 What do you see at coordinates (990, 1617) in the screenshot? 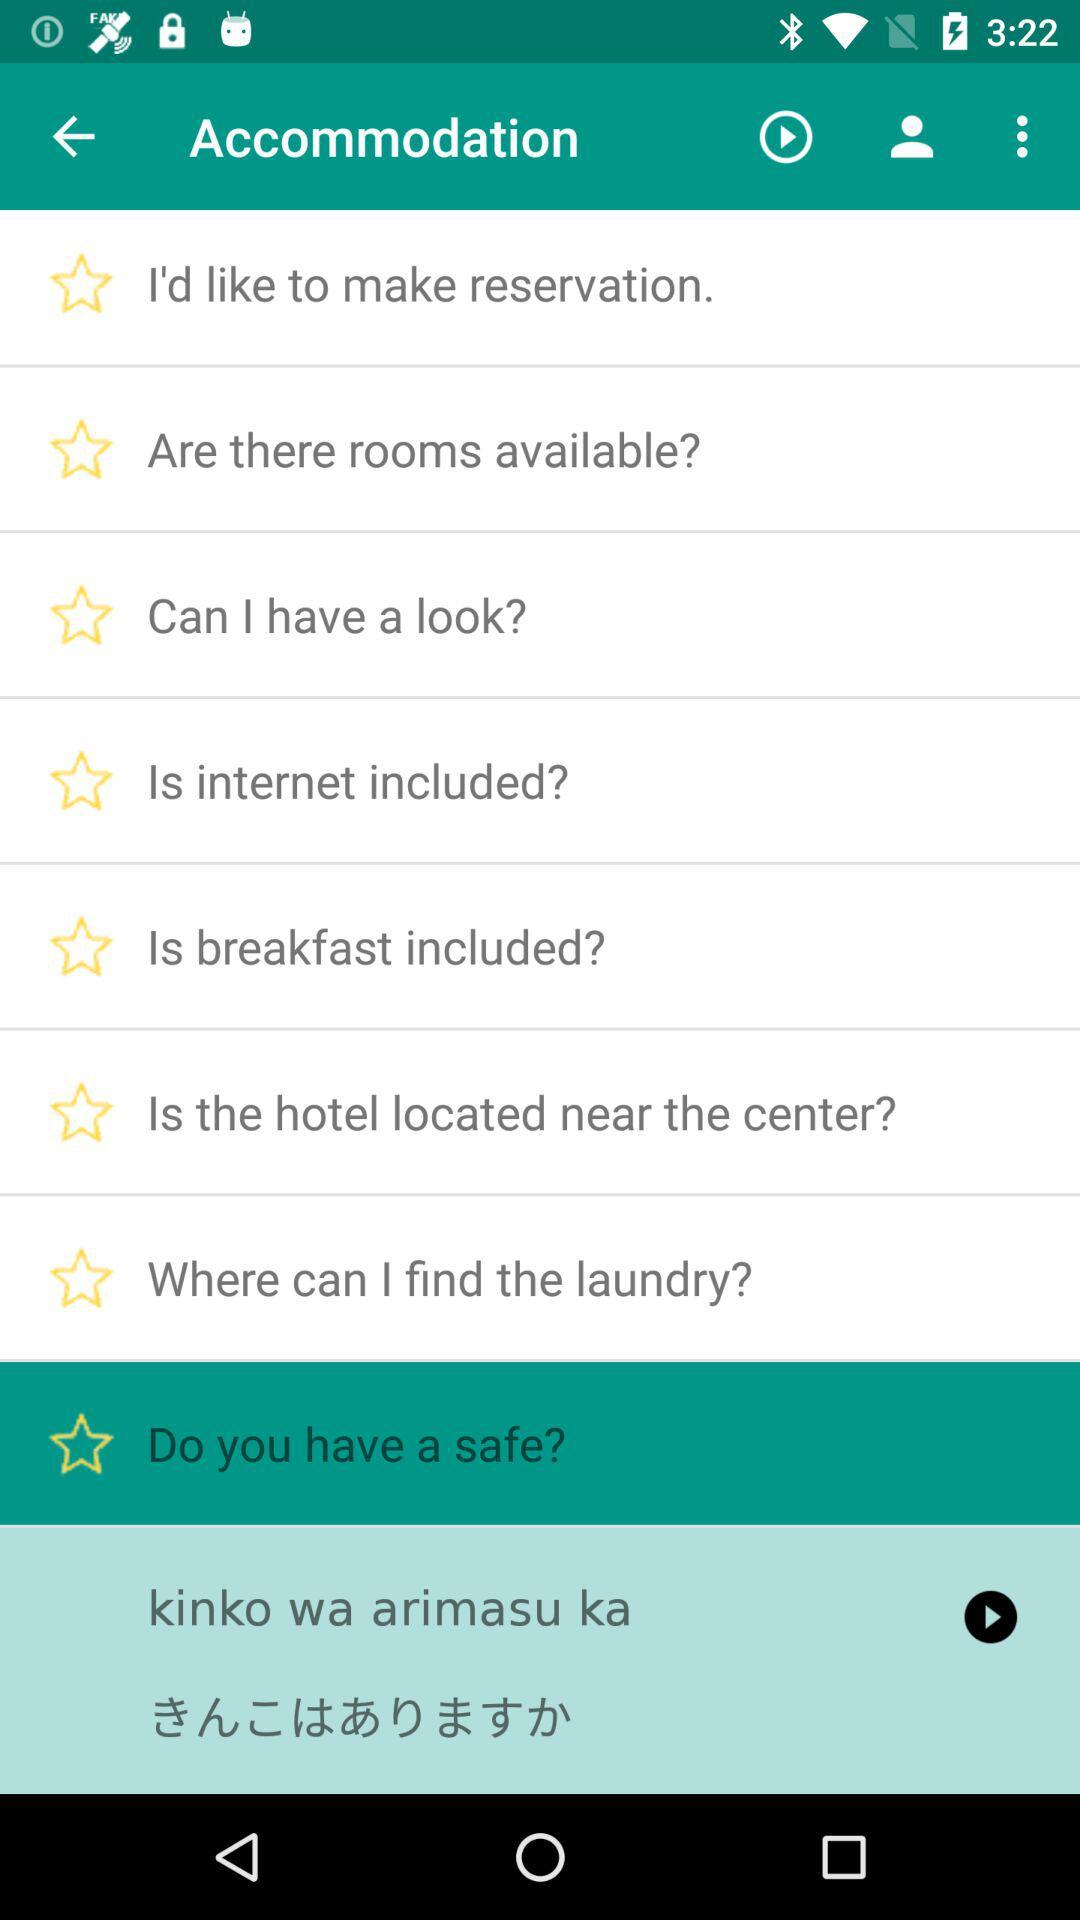
I see `item at the bottom right corner` at bounding box center [990, 1617].